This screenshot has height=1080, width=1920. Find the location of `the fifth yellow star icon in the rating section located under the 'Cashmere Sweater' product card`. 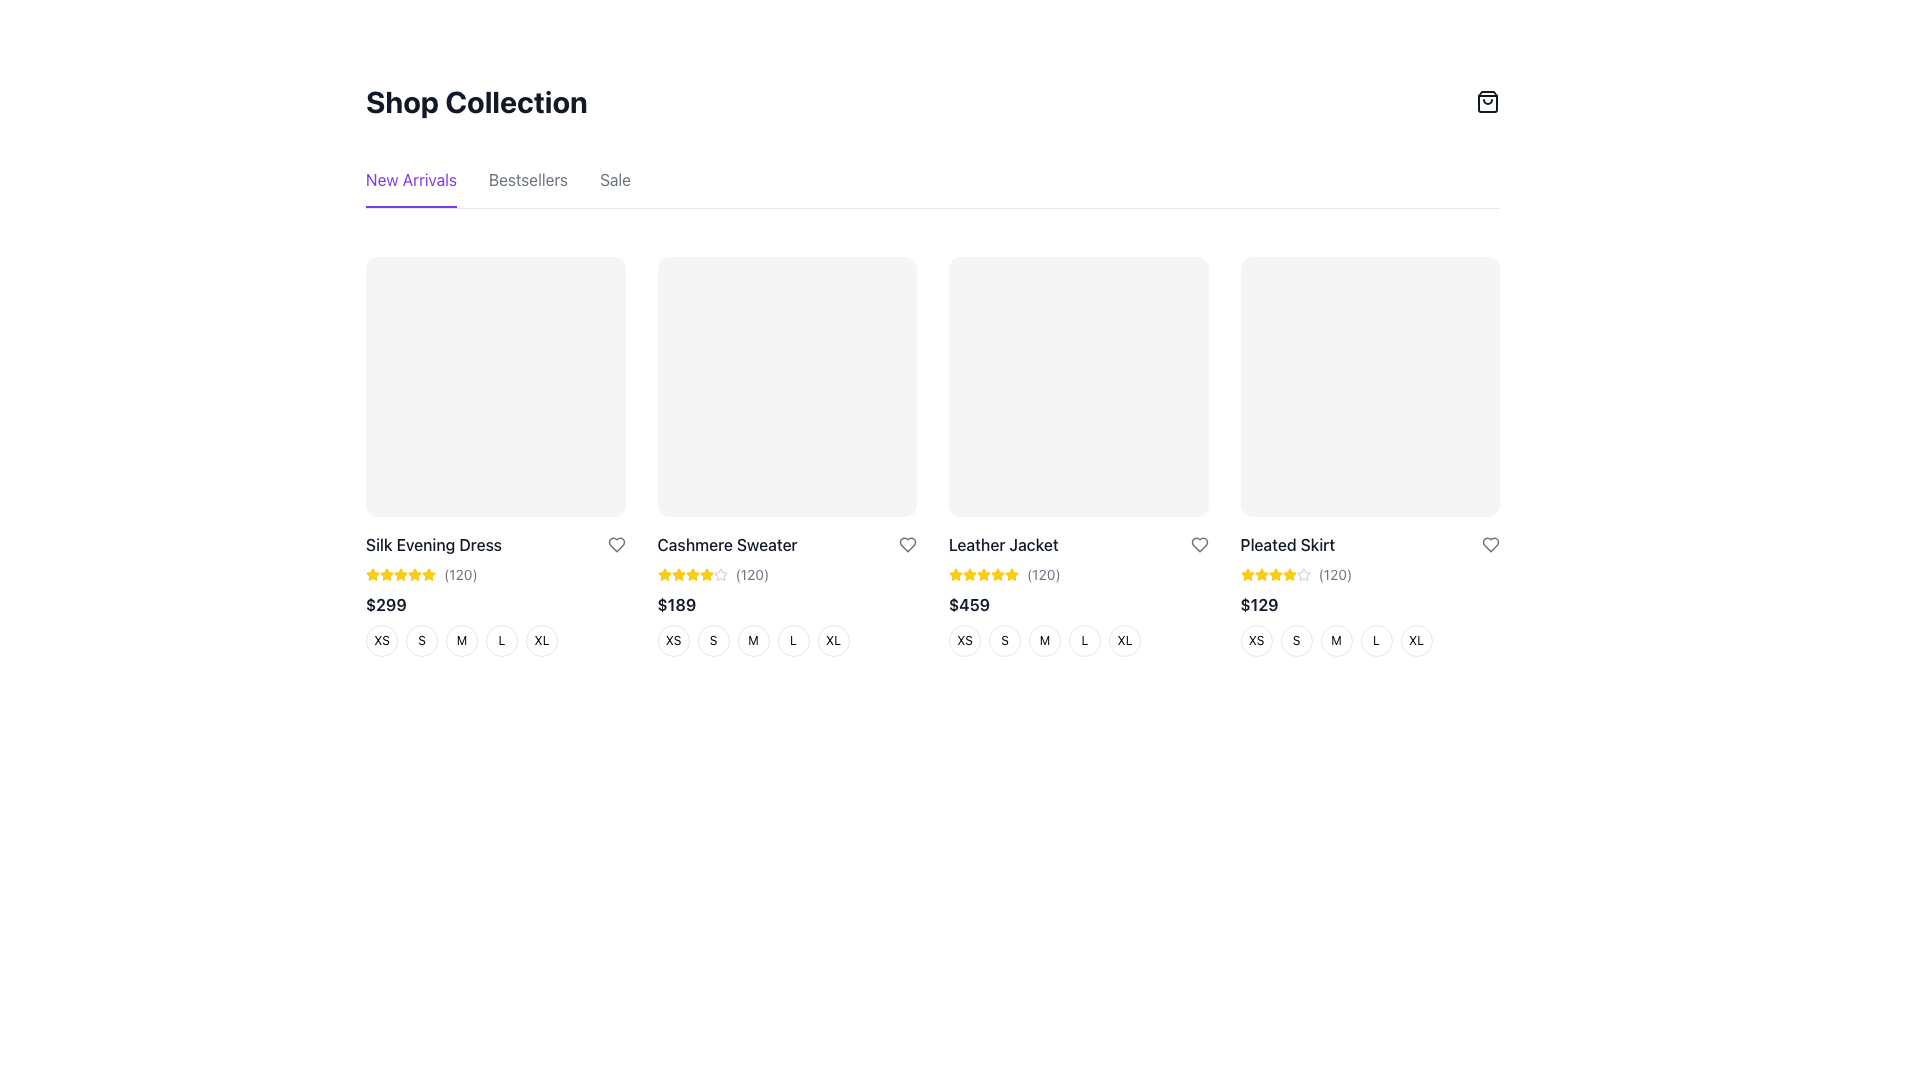

the fifth yellow star icon in the rating section located under the 'Cashmere Sweater' product card is located at coordinates (692, 574).